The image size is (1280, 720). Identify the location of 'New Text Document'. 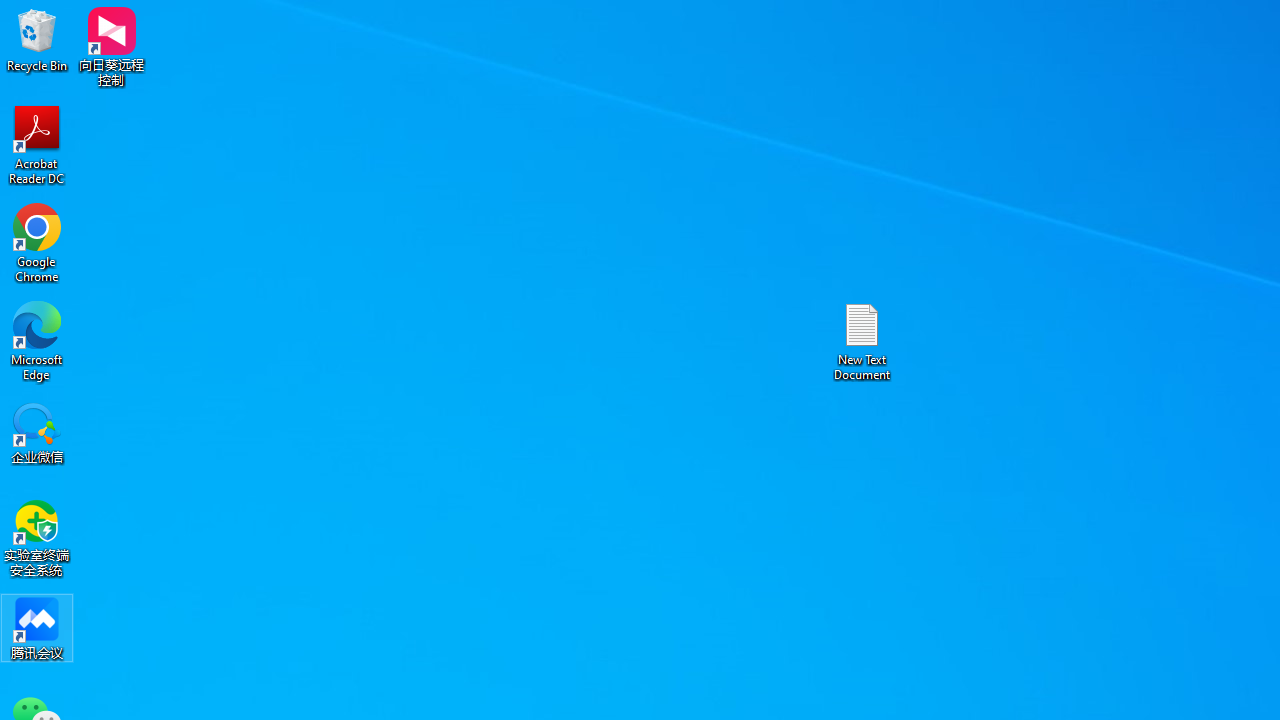
(862, 340).